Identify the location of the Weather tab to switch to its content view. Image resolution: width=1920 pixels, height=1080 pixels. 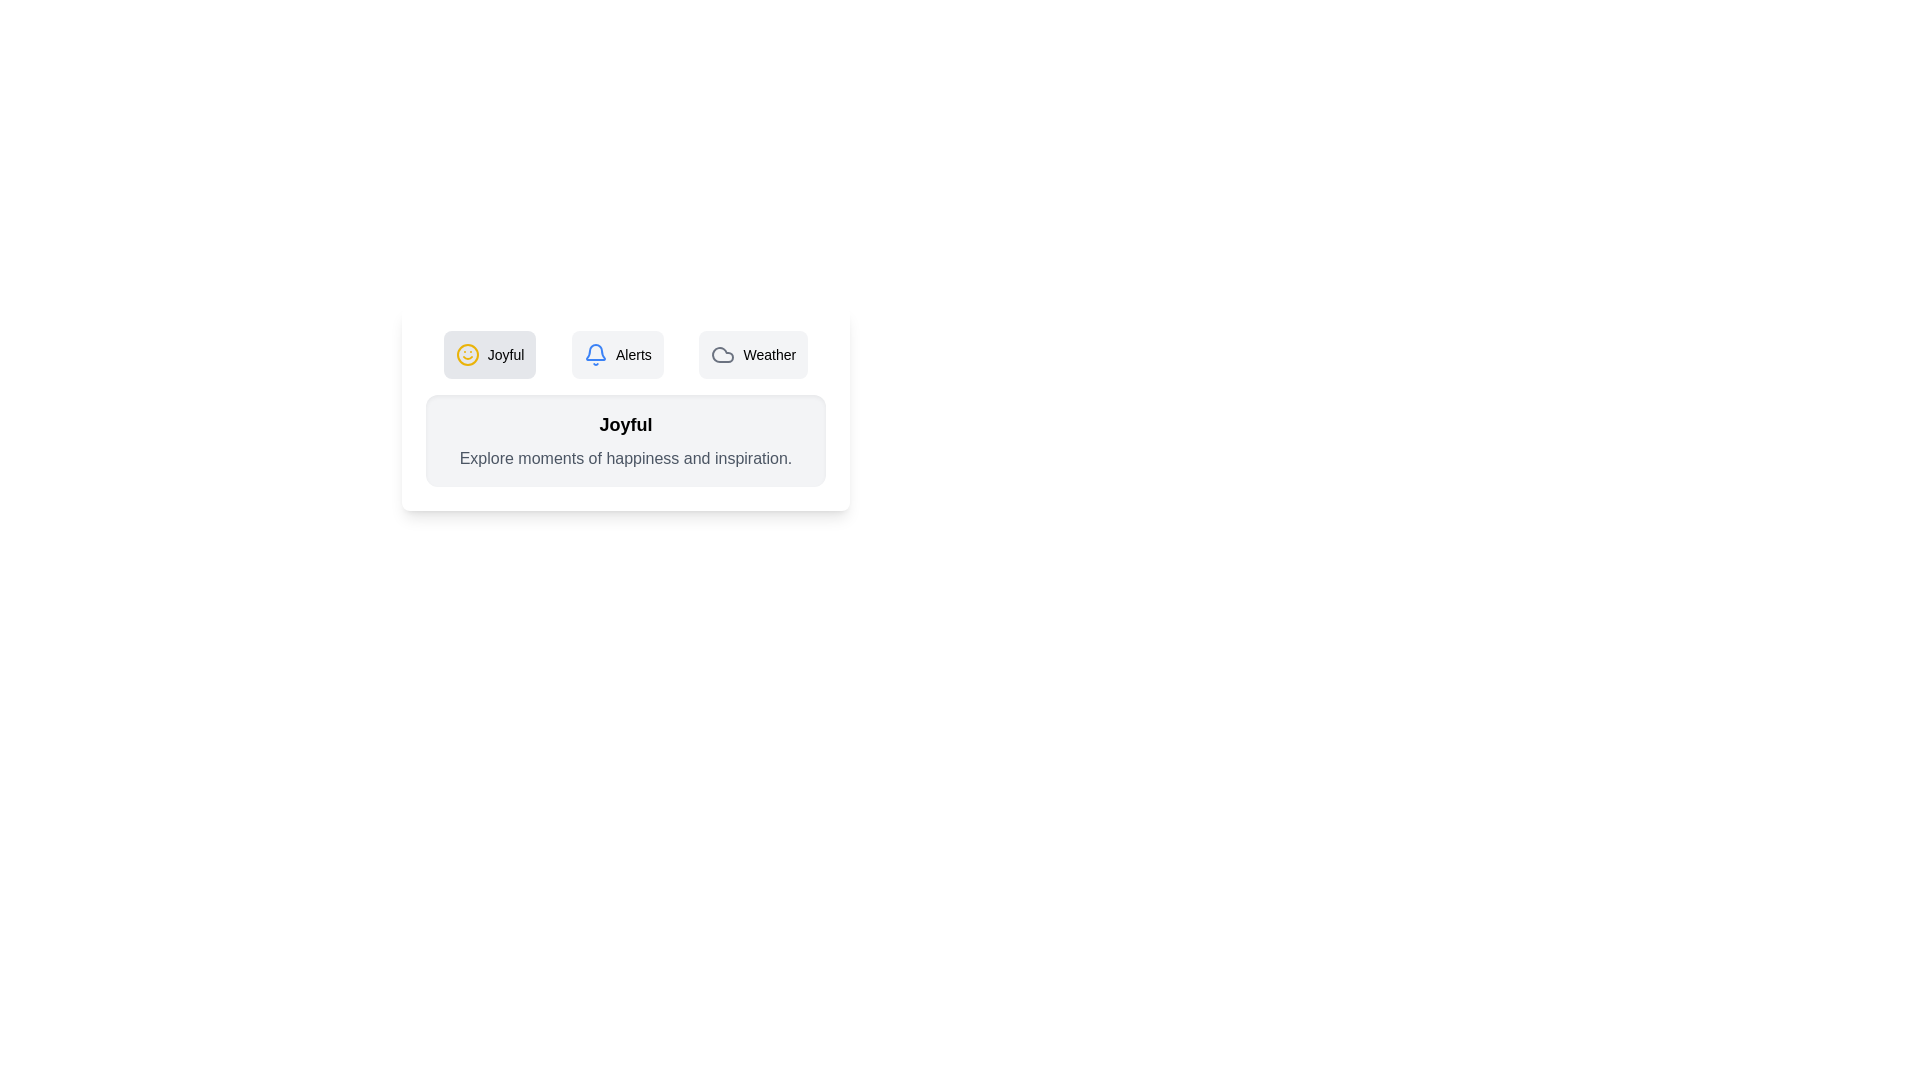
(752, 353).